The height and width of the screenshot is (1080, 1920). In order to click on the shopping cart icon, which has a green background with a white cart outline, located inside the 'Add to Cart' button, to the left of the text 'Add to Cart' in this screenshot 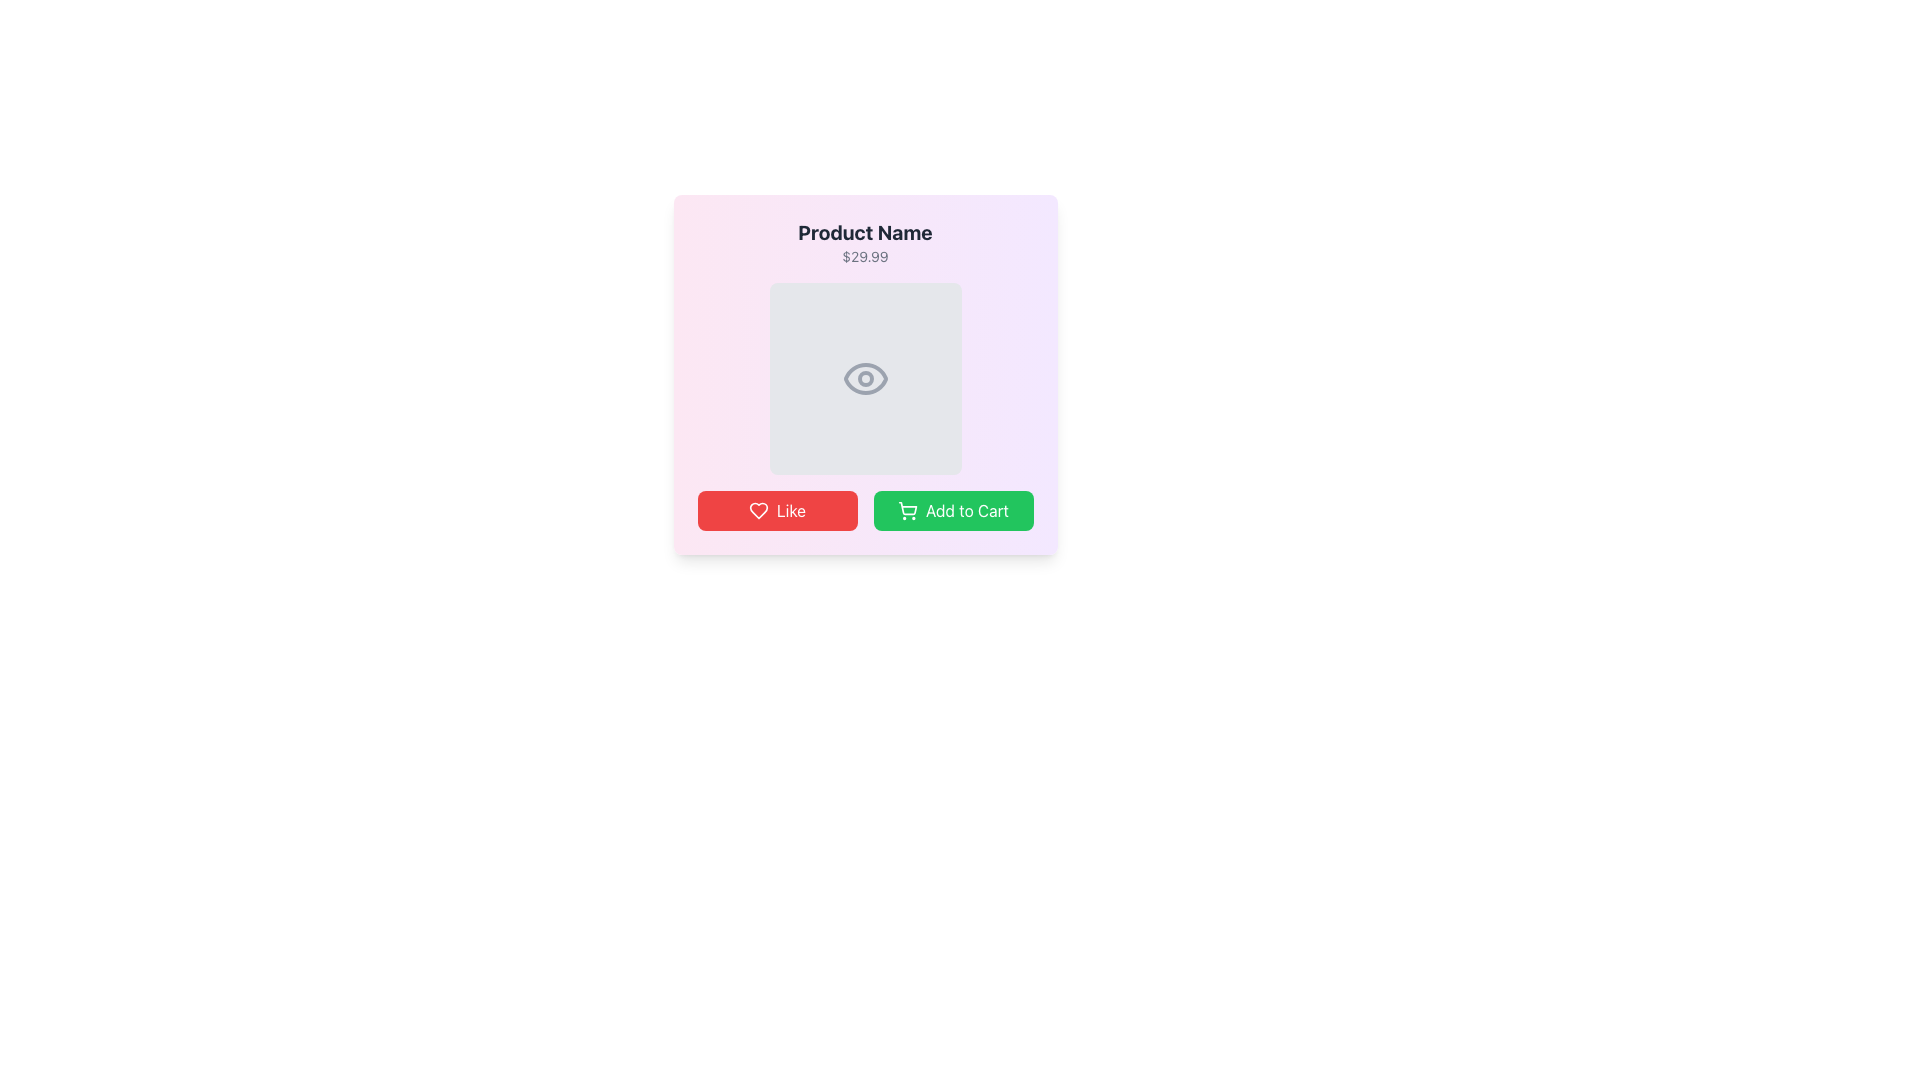, I will do `click(906, 509)`.